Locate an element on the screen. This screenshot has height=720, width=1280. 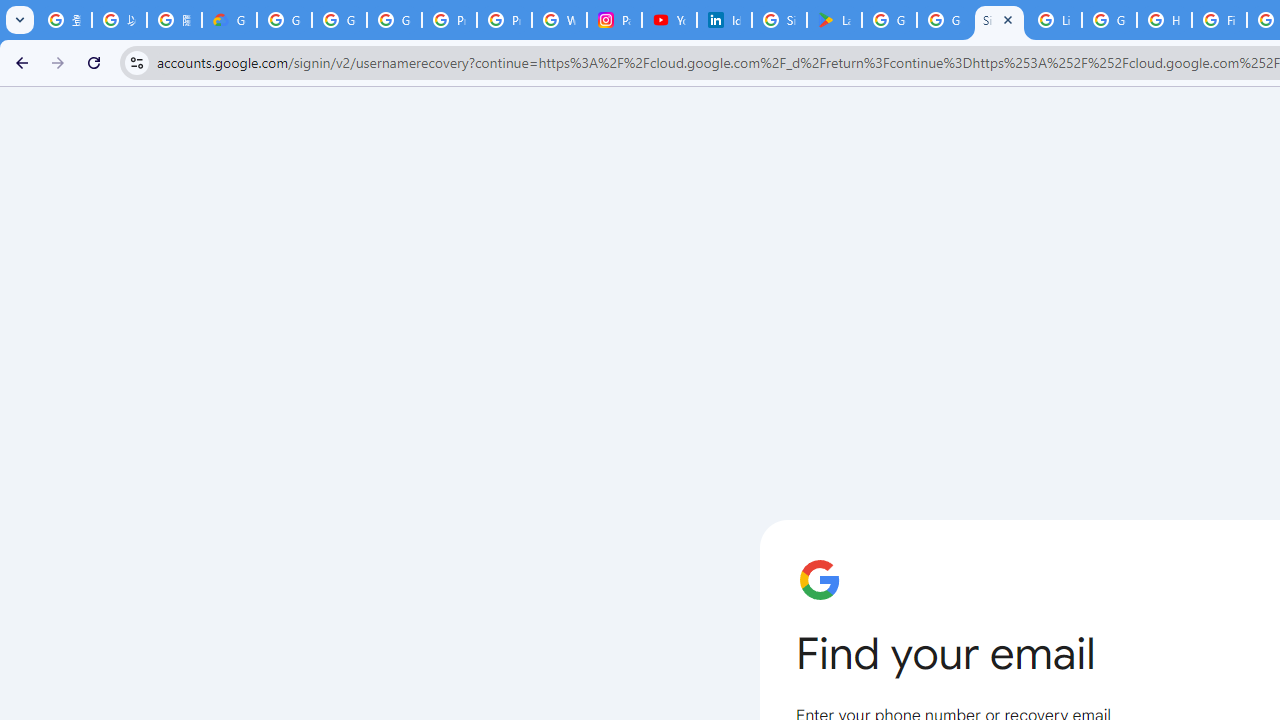
'View site information' is located at coordinates (135, 61).